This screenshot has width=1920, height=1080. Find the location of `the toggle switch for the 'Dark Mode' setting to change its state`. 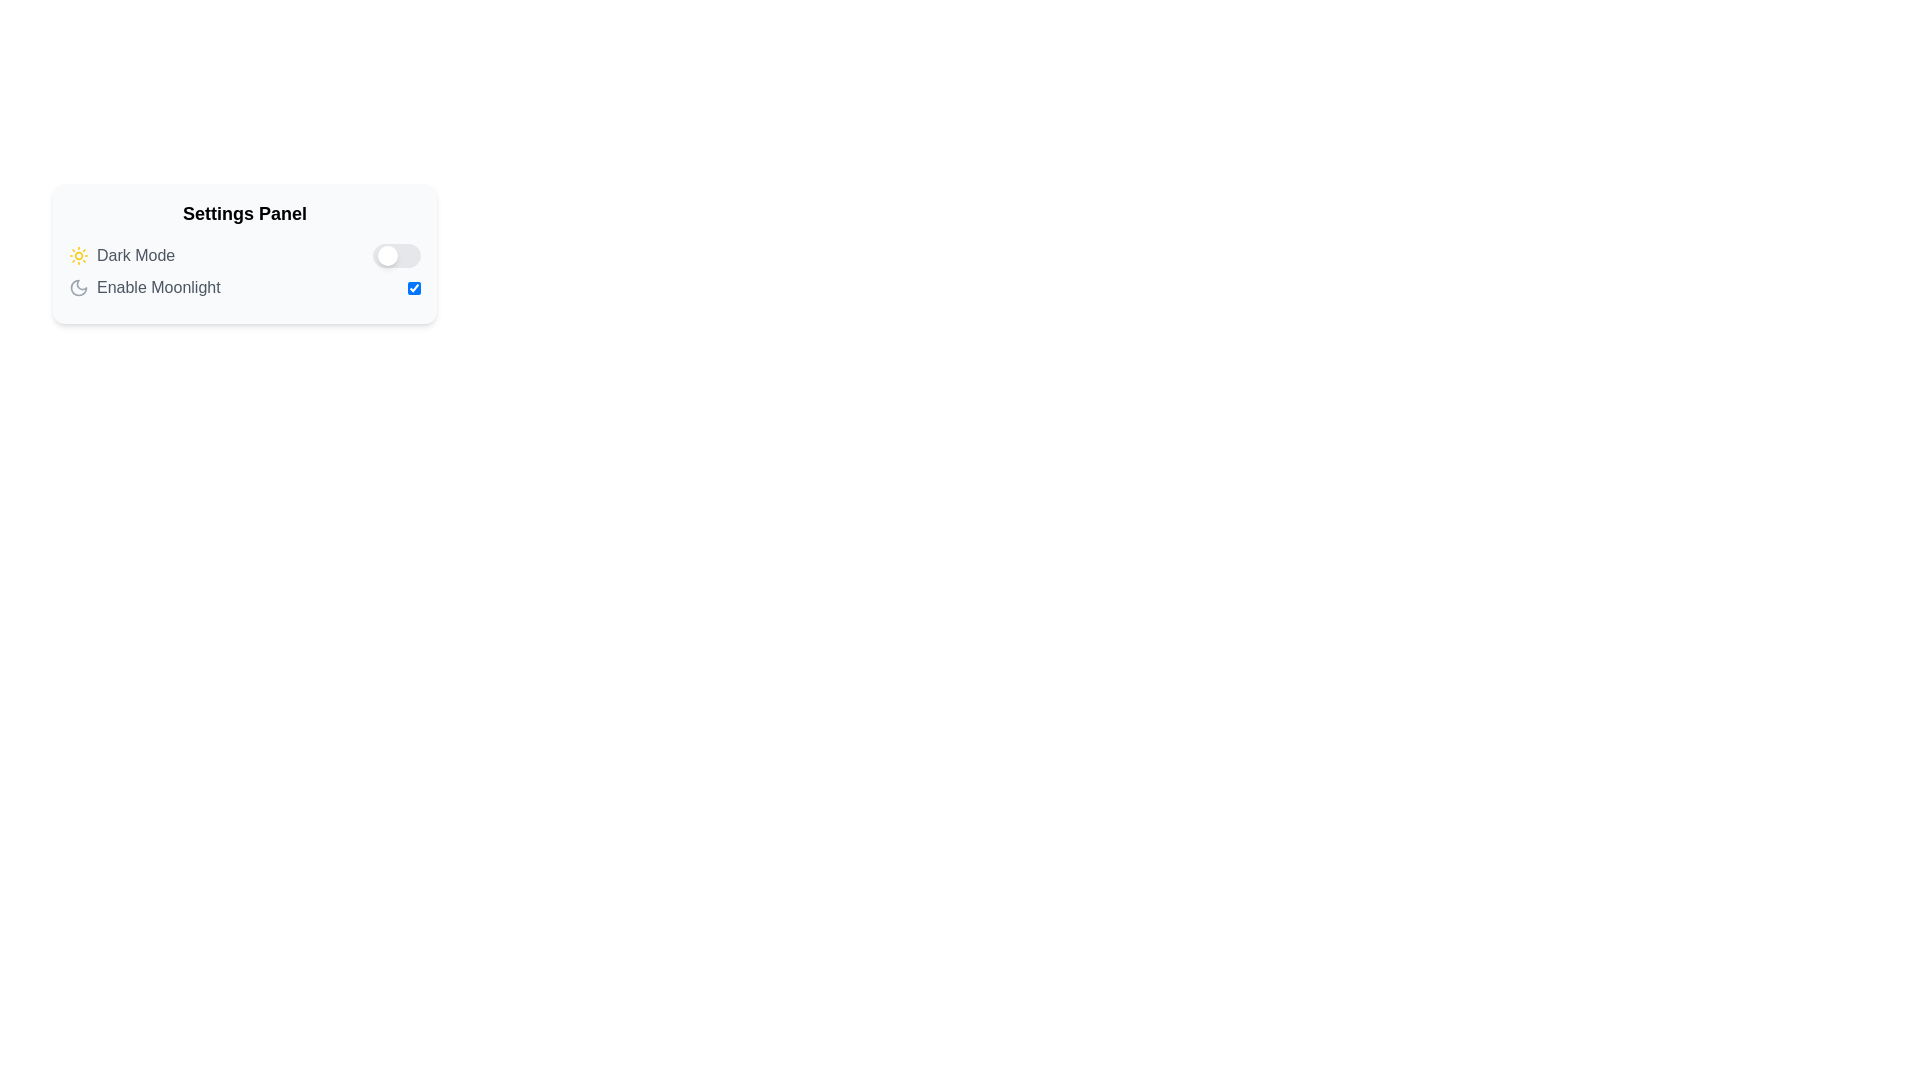

the toggle switch for the 'Dark Mode' setting to change its state is located at coordinates (397, 254).